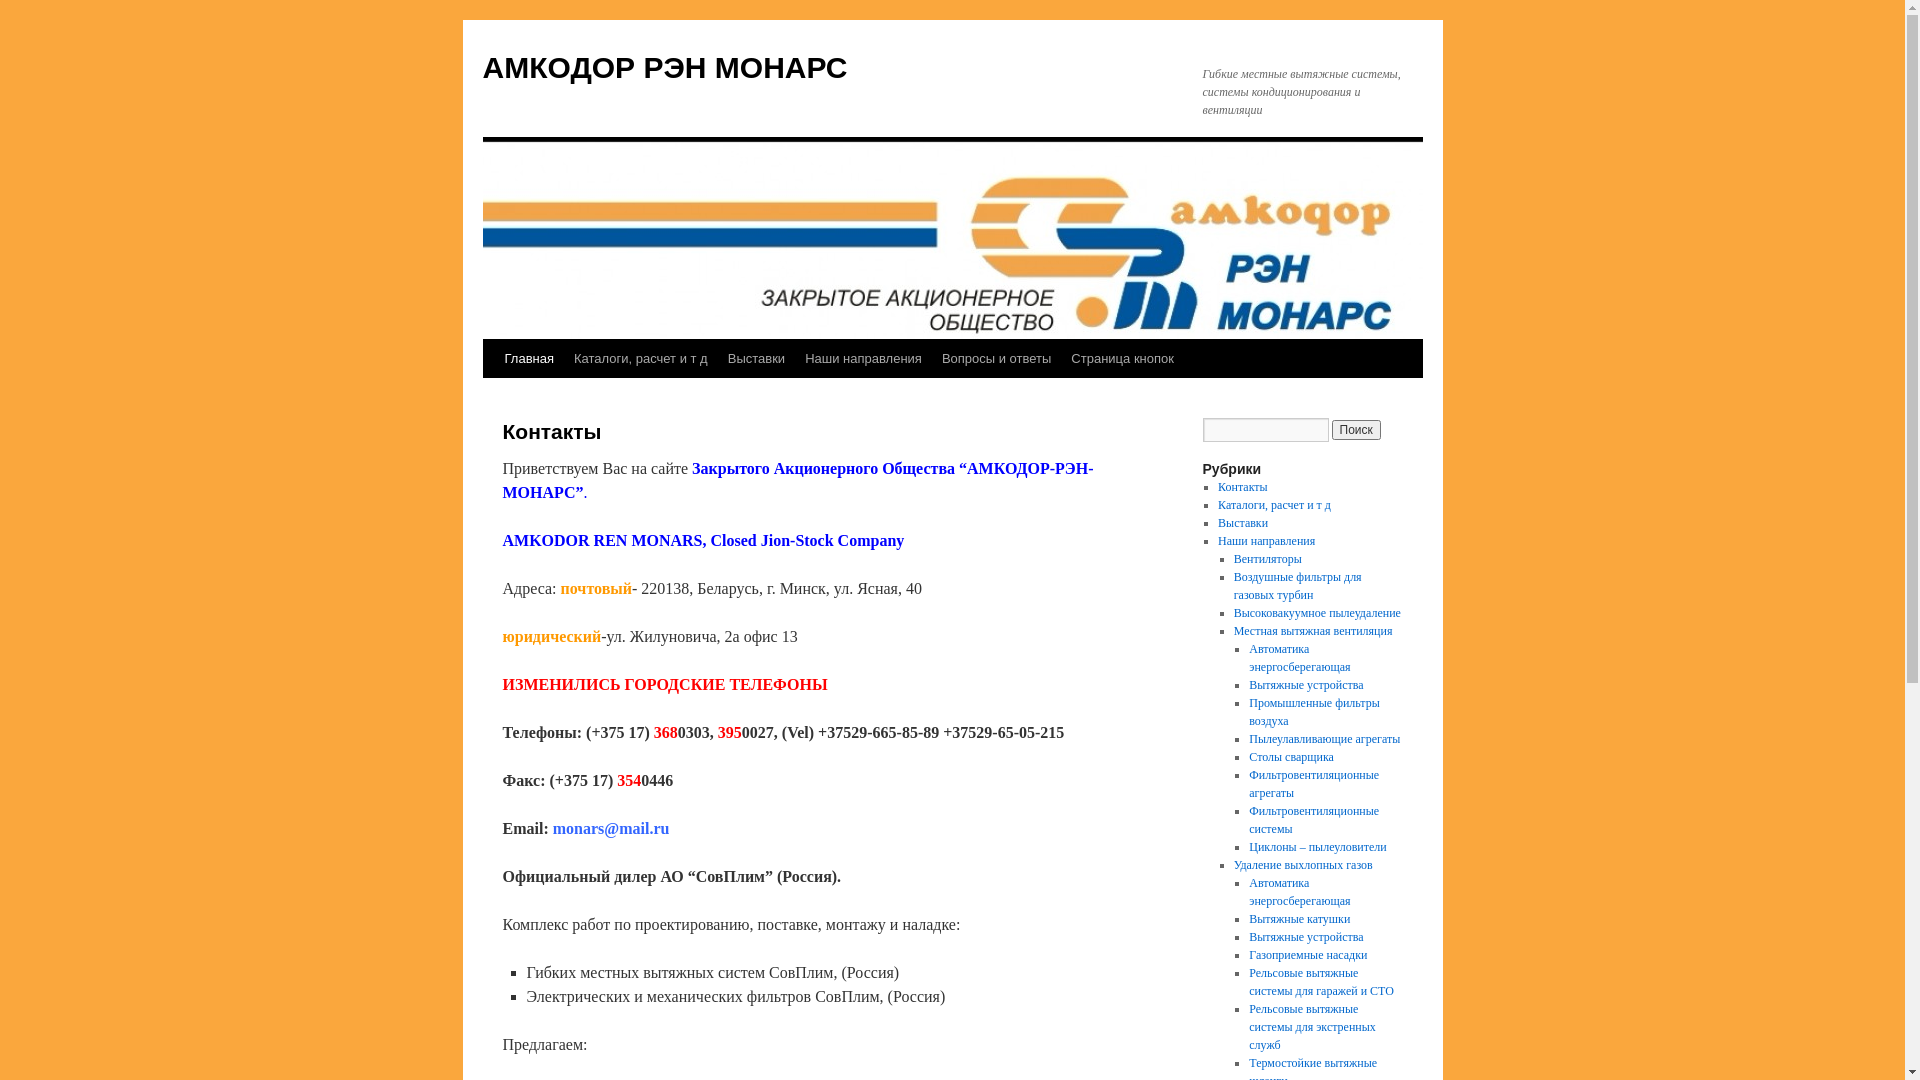  I want to click on 'Skip to content', so click(491, 397).